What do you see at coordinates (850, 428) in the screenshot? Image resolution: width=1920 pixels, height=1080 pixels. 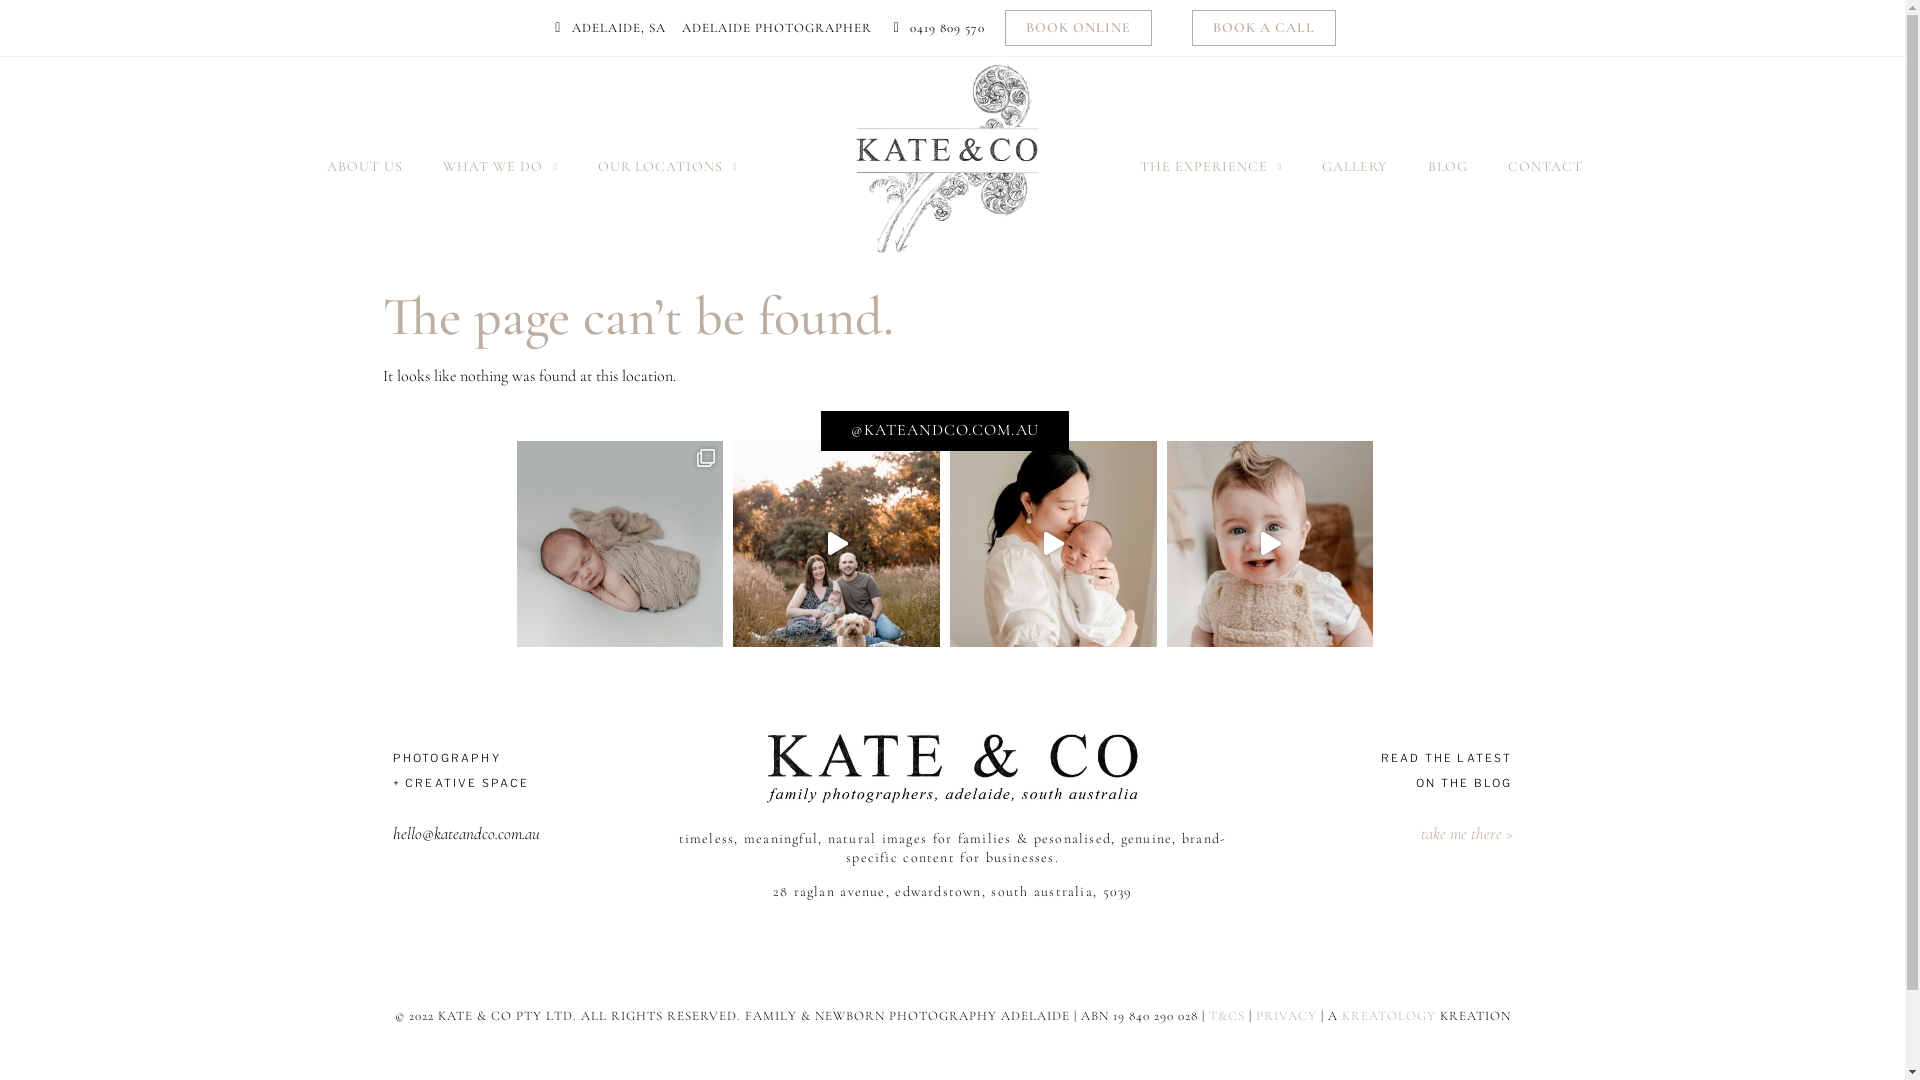 I see `'@KATEANDCO.COM.AU'` at bounding box center [850, 428].